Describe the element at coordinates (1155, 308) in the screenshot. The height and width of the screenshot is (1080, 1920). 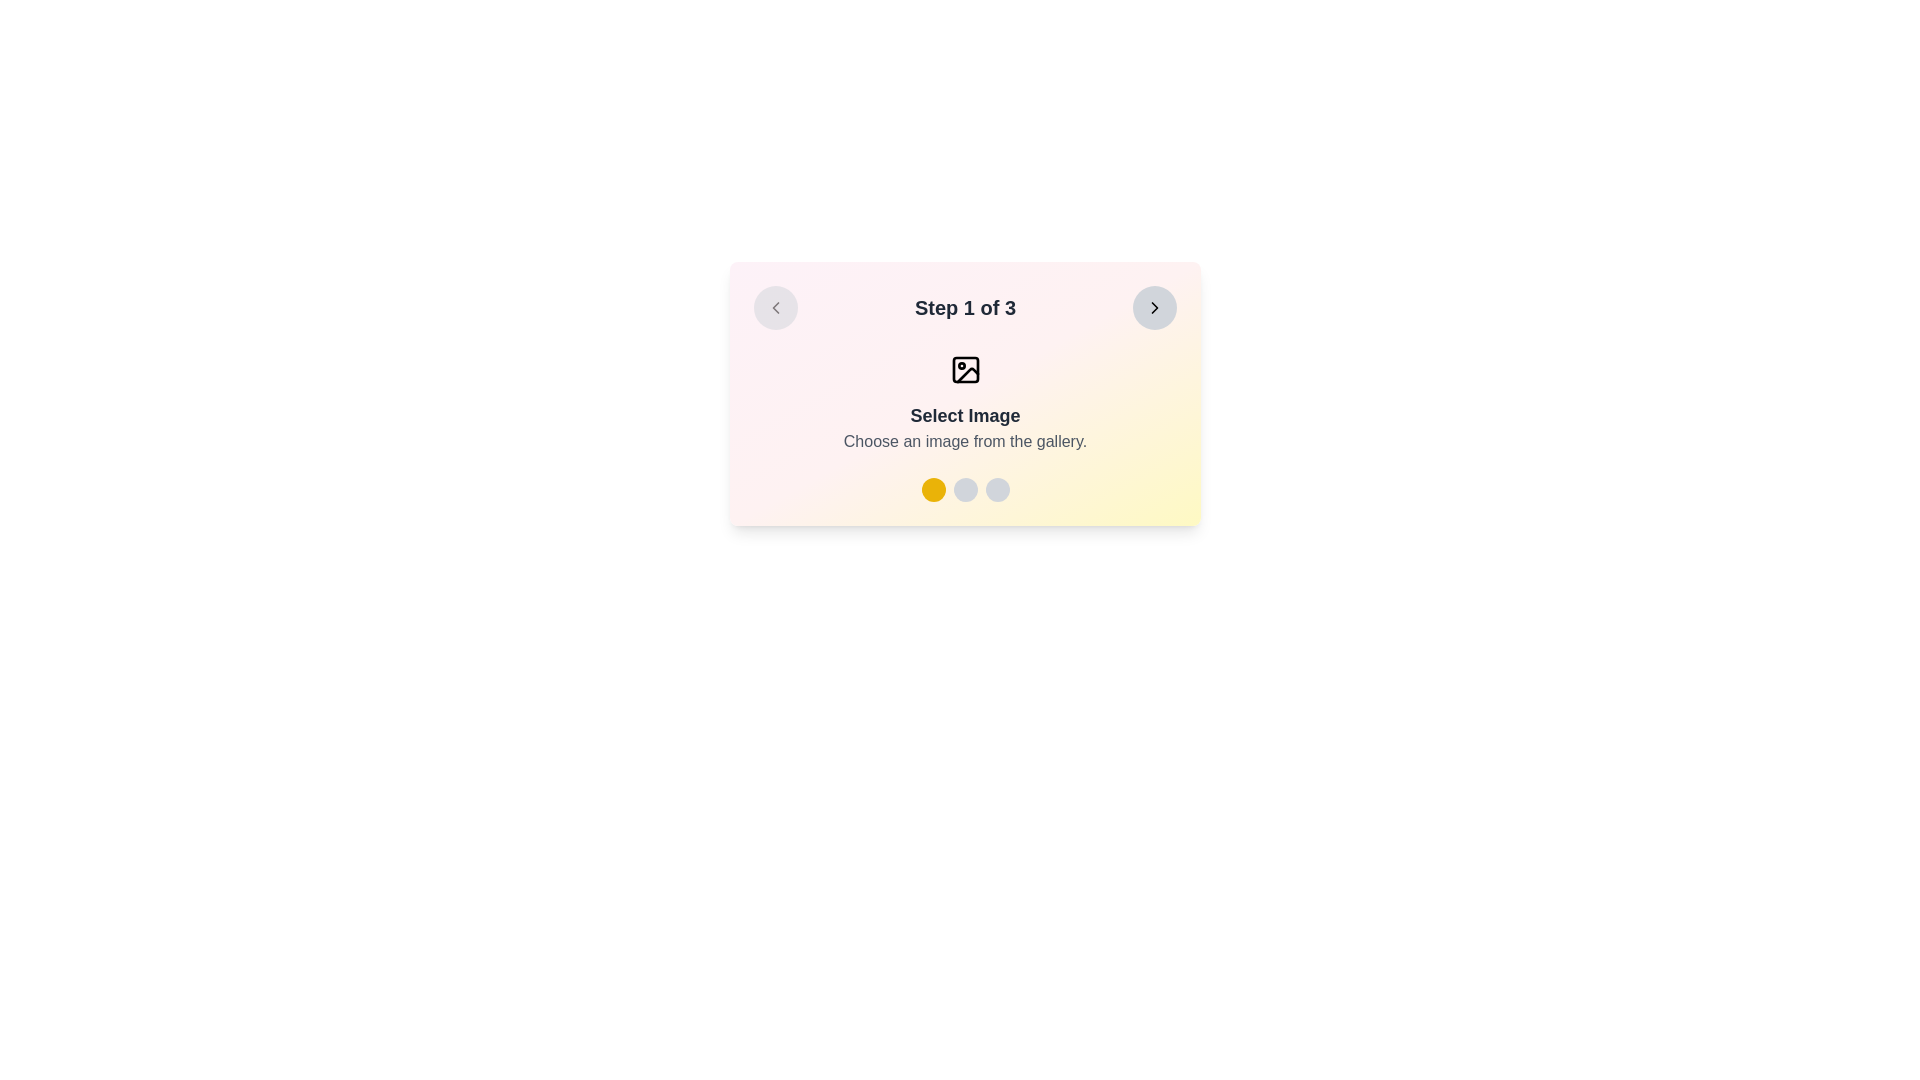
I see `the forward navigation button located in the top-right corner of the interactive panel to advance to the next step` at that location.